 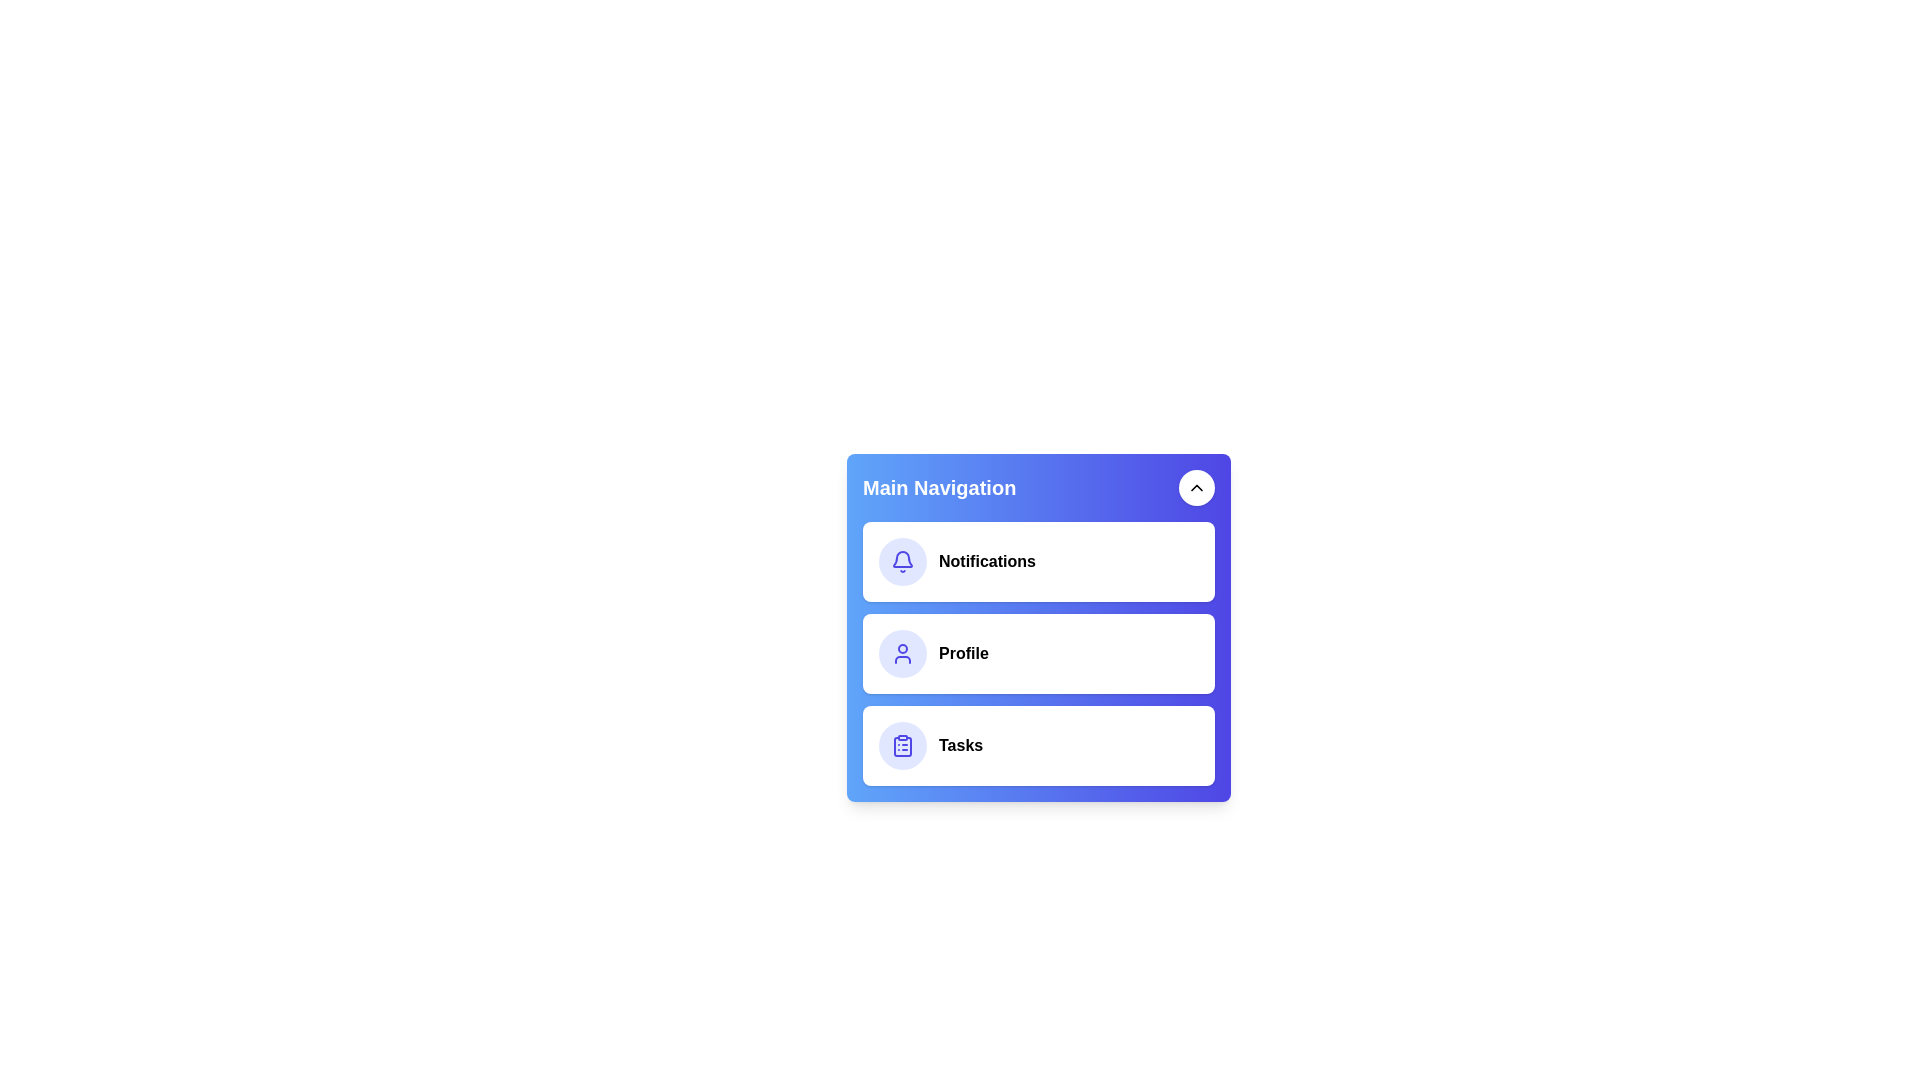 I want to click on the toggle button to change the menu visibility, so click(x=1196, y=488).